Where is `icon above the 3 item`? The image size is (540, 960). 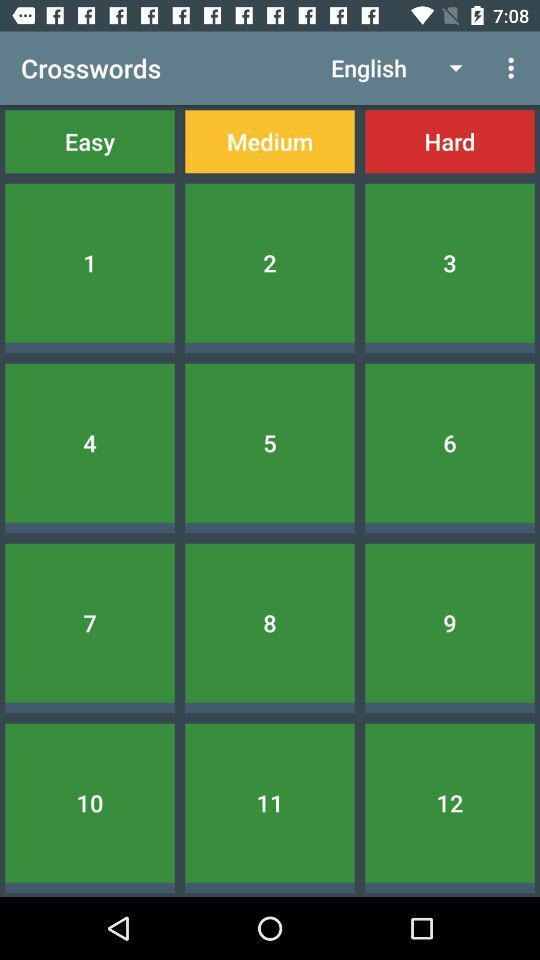 icon above the 3 item is located at coordinates (449, 140).